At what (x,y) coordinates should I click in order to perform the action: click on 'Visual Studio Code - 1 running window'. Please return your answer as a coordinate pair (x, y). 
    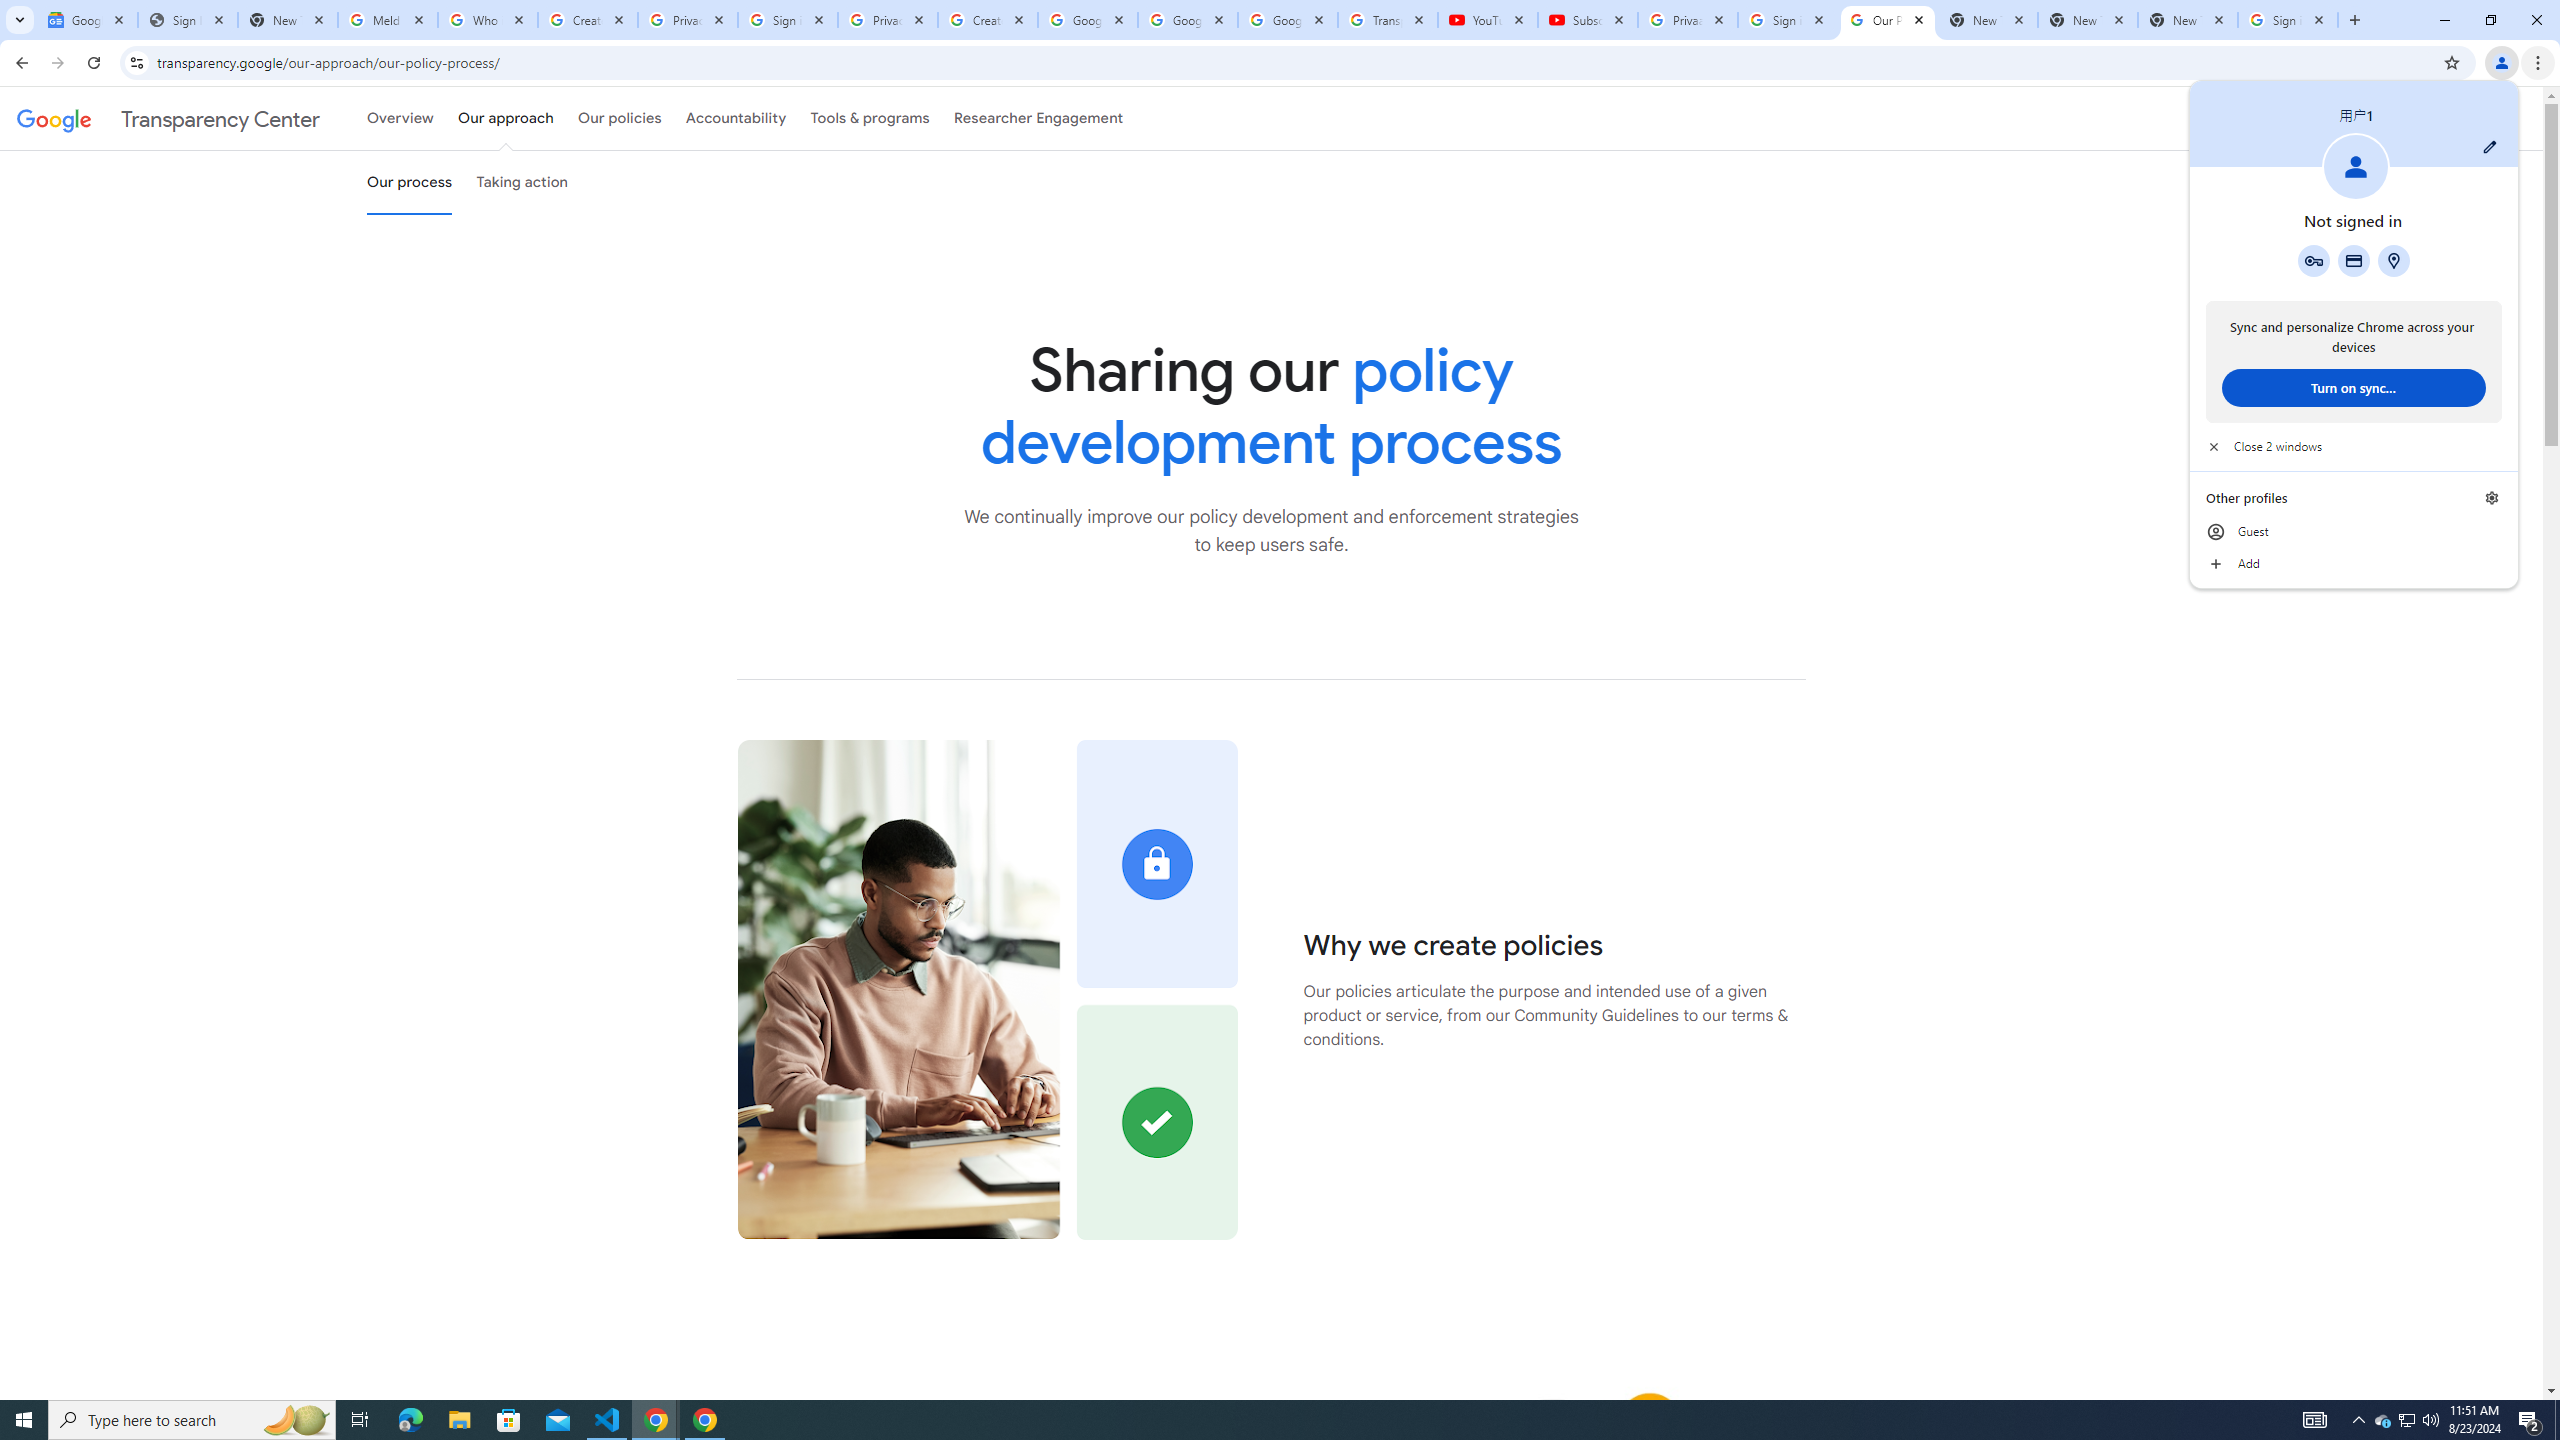
    Looking at the image, I should click on (607, 1418).